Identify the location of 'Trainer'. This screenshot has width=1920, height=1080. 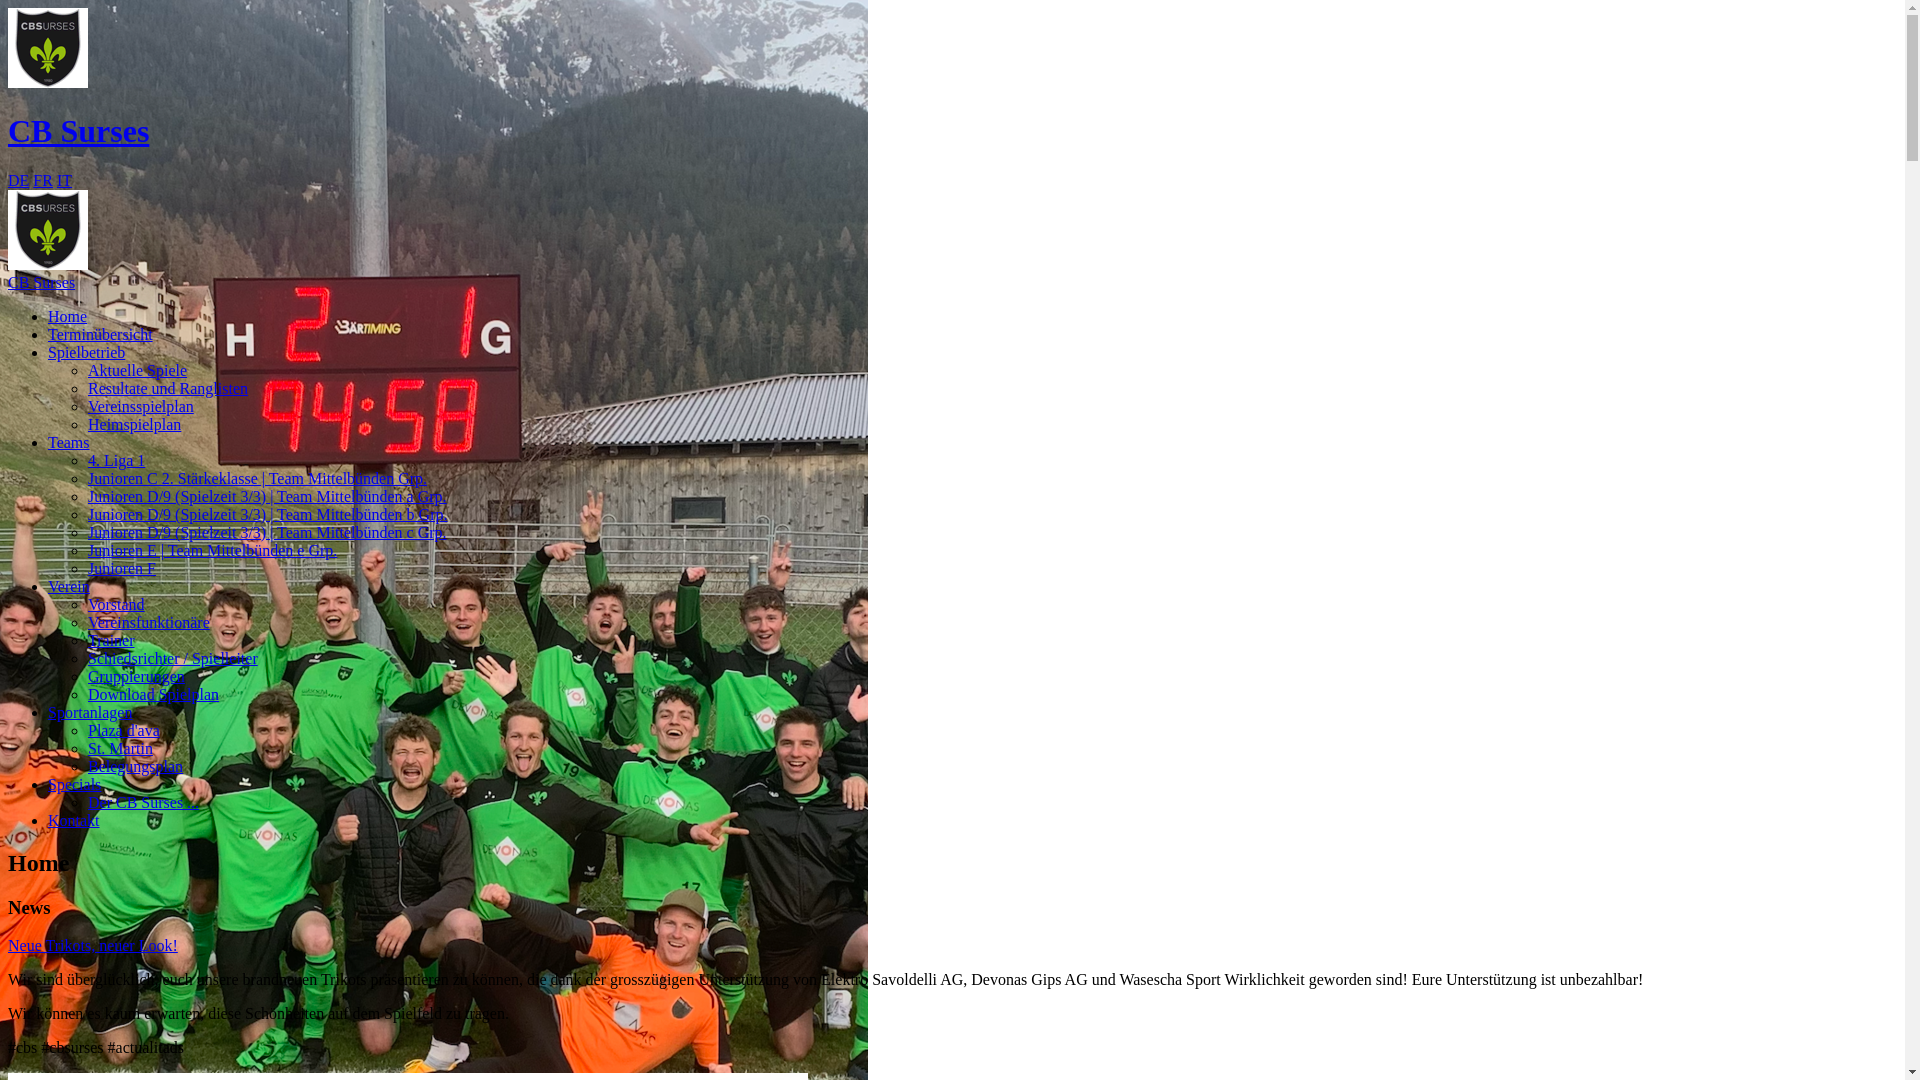
(110, 640).